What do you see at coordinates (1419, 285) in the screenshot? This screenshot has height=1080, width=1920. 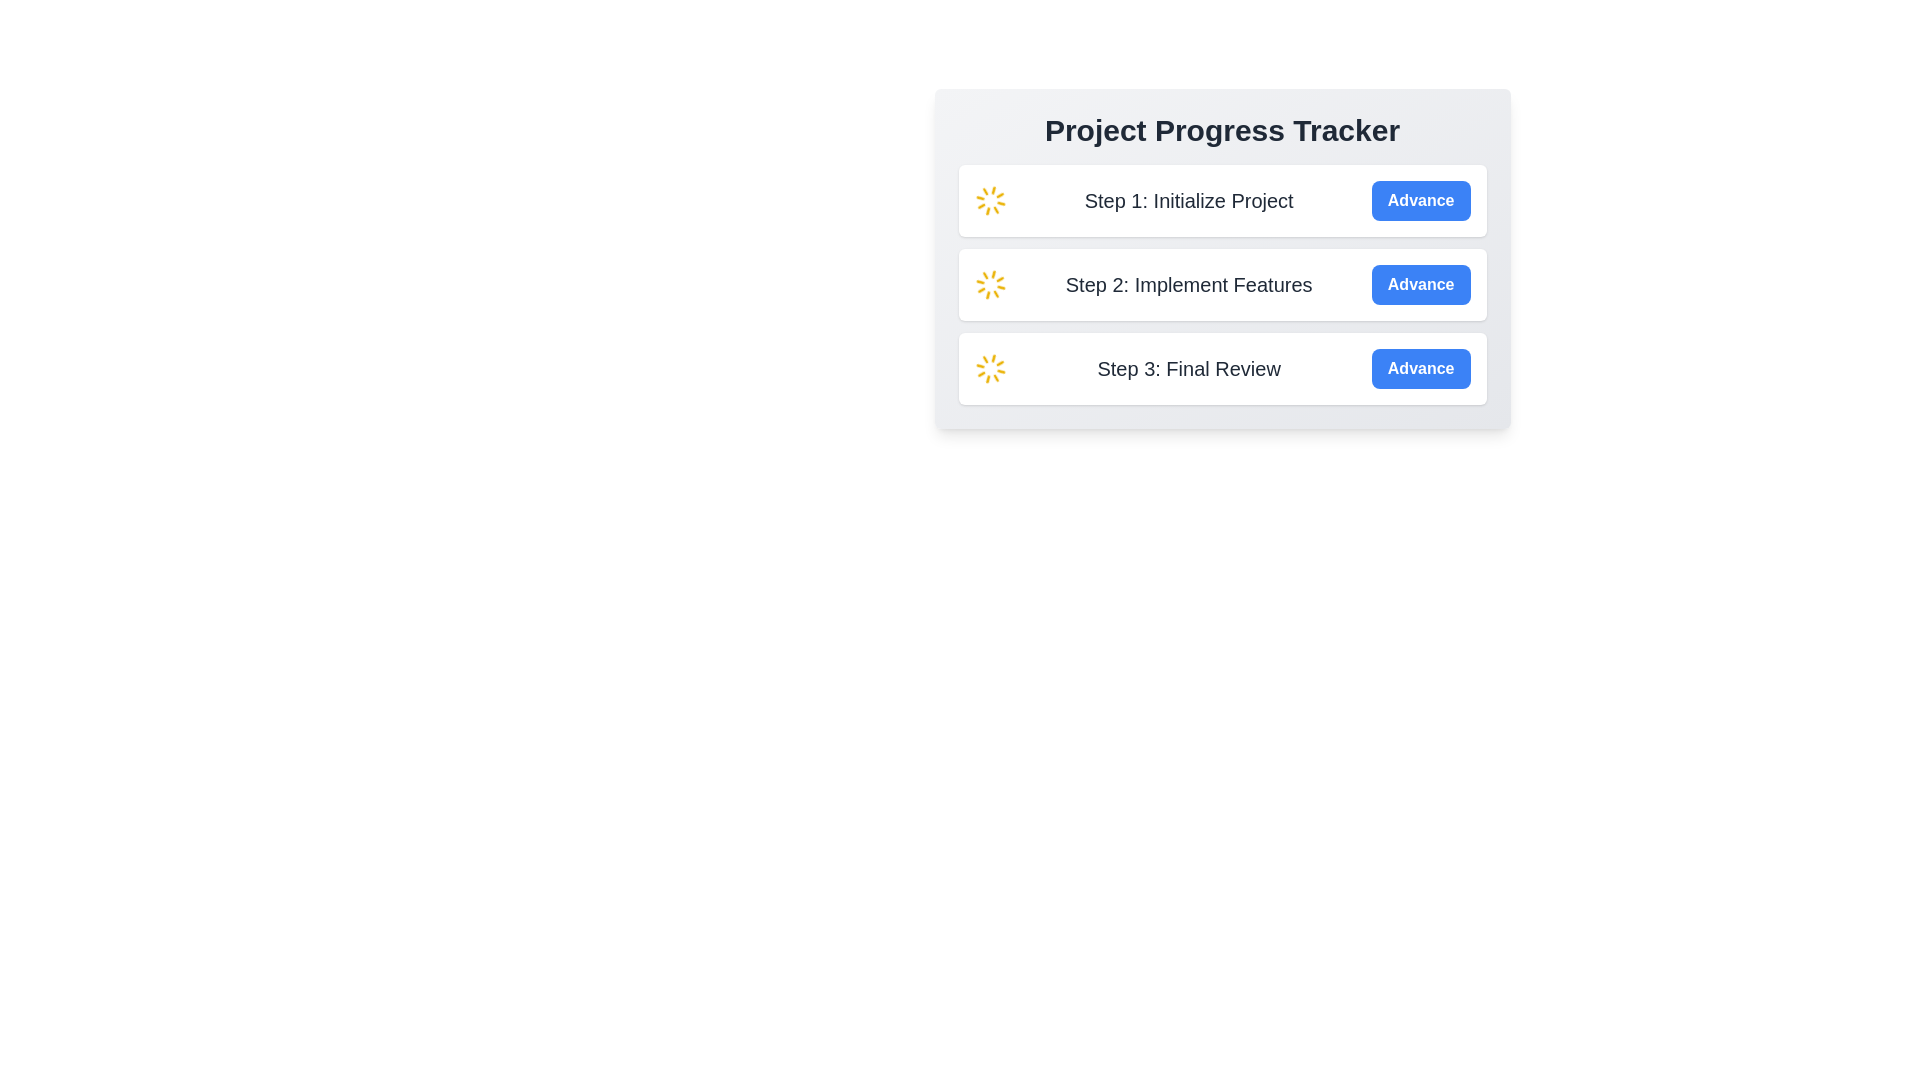 I see `the 'Advance' button for 'Step 2: Implement Features' in the Project Progress Tracker to proceed to the next step` at bounding box center [1419, 285].